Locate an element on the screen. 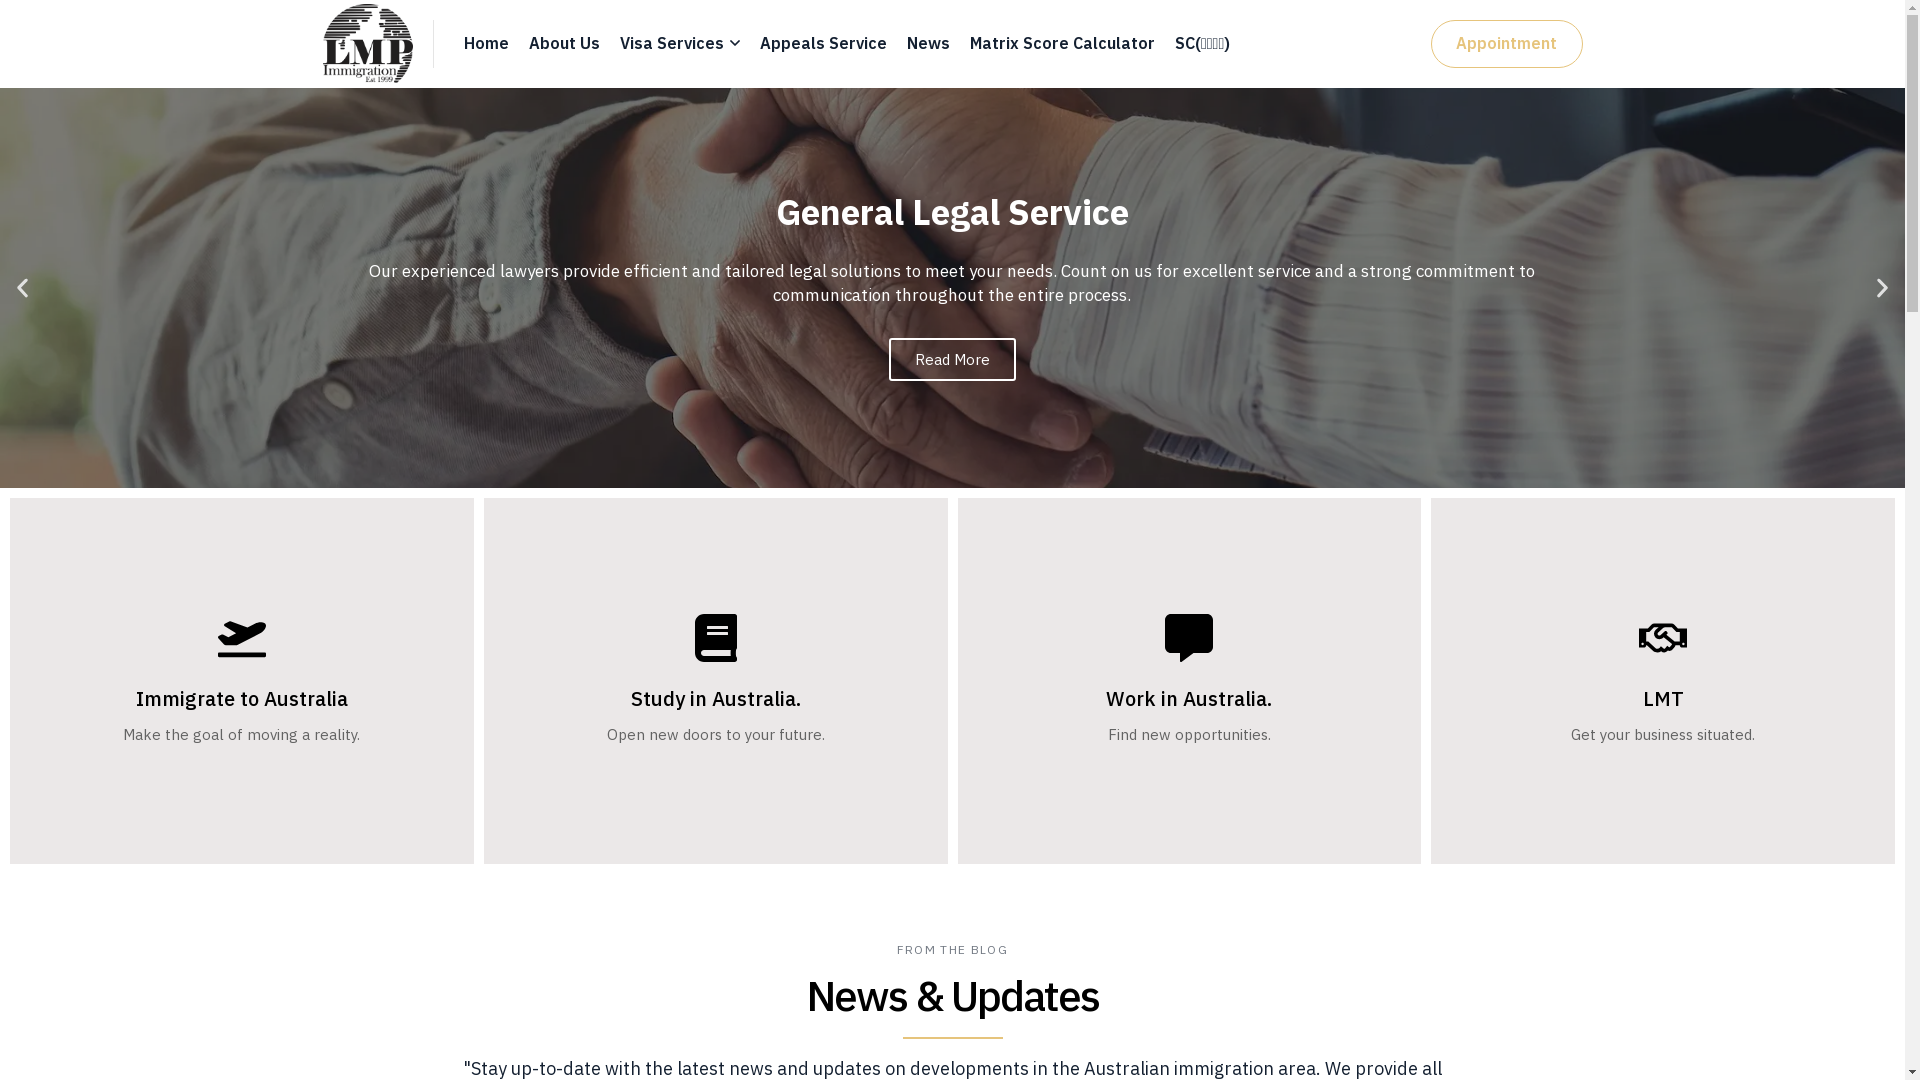 This screenshot has height=1080, width=1920. 'Appeals Service' is located at coordinates (823, 42).